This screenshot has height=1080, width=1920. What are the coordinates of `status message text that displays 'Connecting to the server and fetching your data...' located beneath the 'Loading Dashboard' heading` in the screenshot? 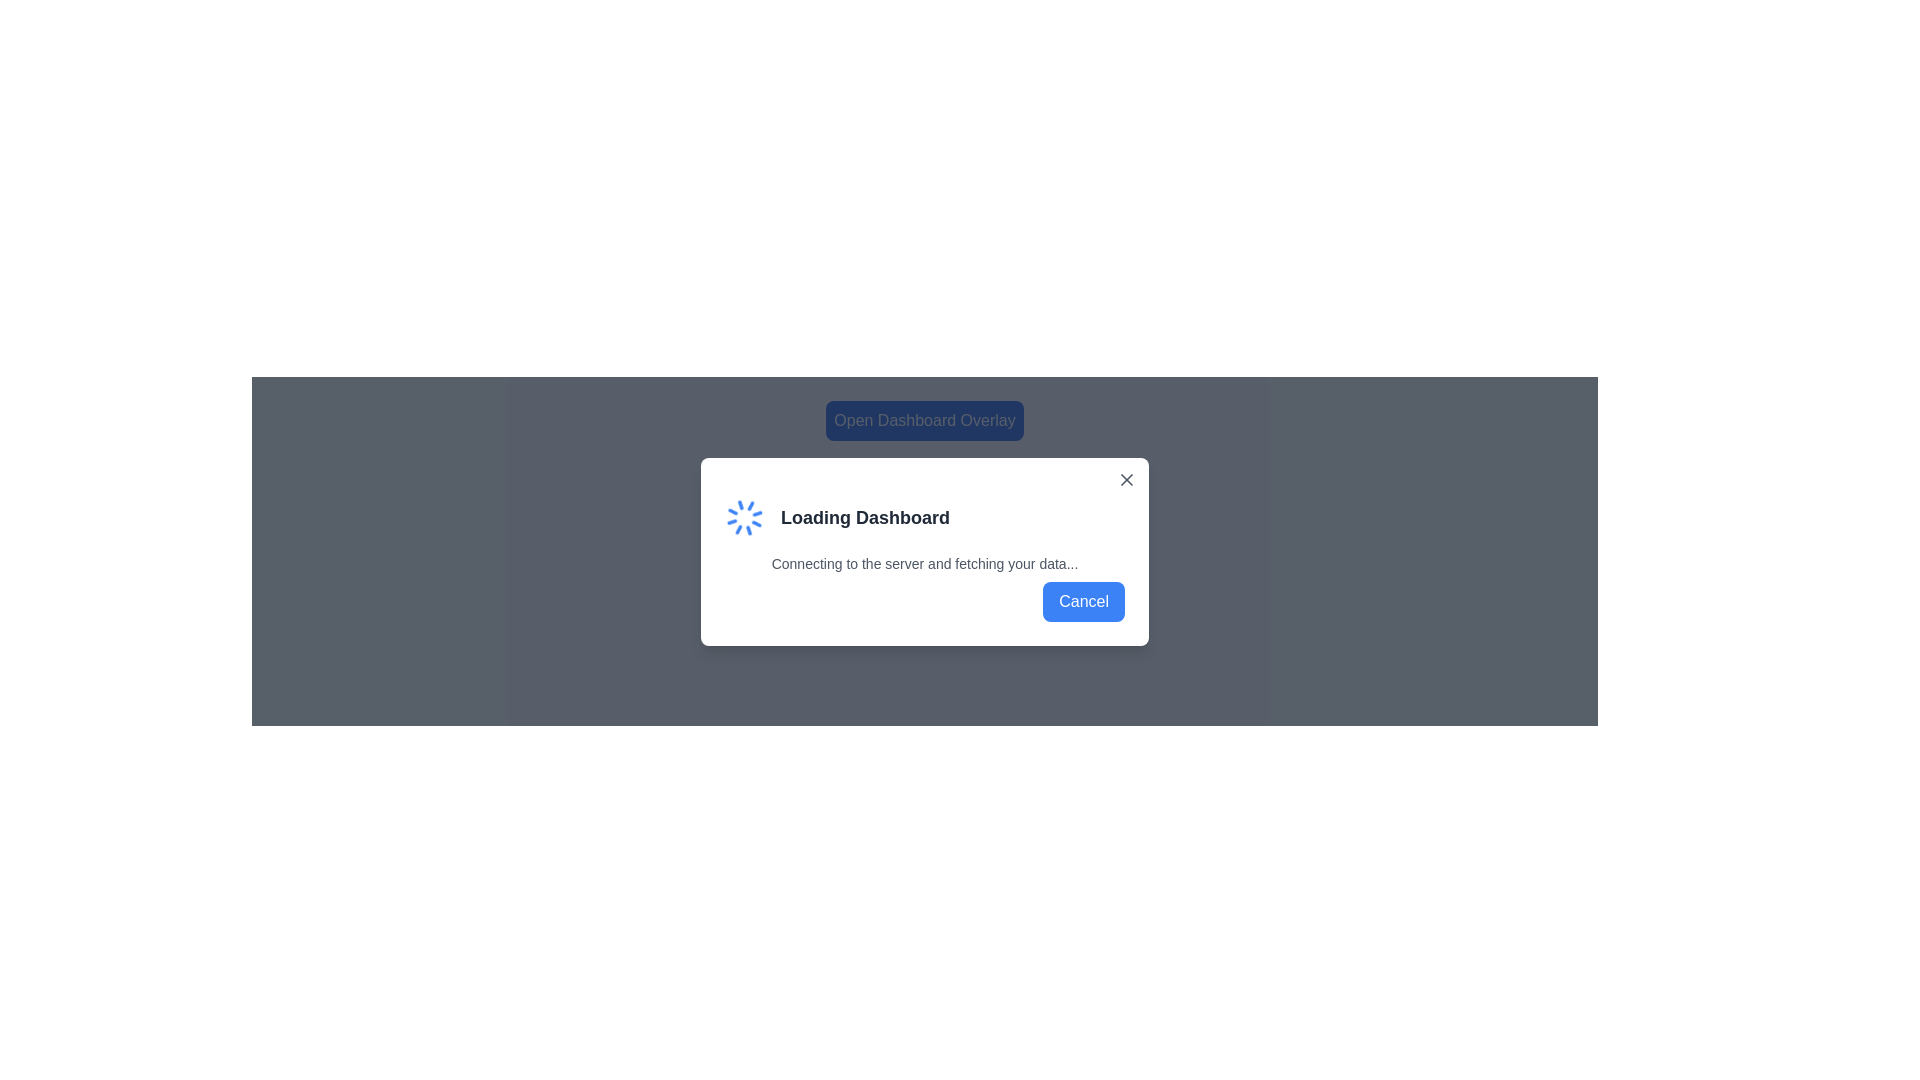 It's located at (924, 563).